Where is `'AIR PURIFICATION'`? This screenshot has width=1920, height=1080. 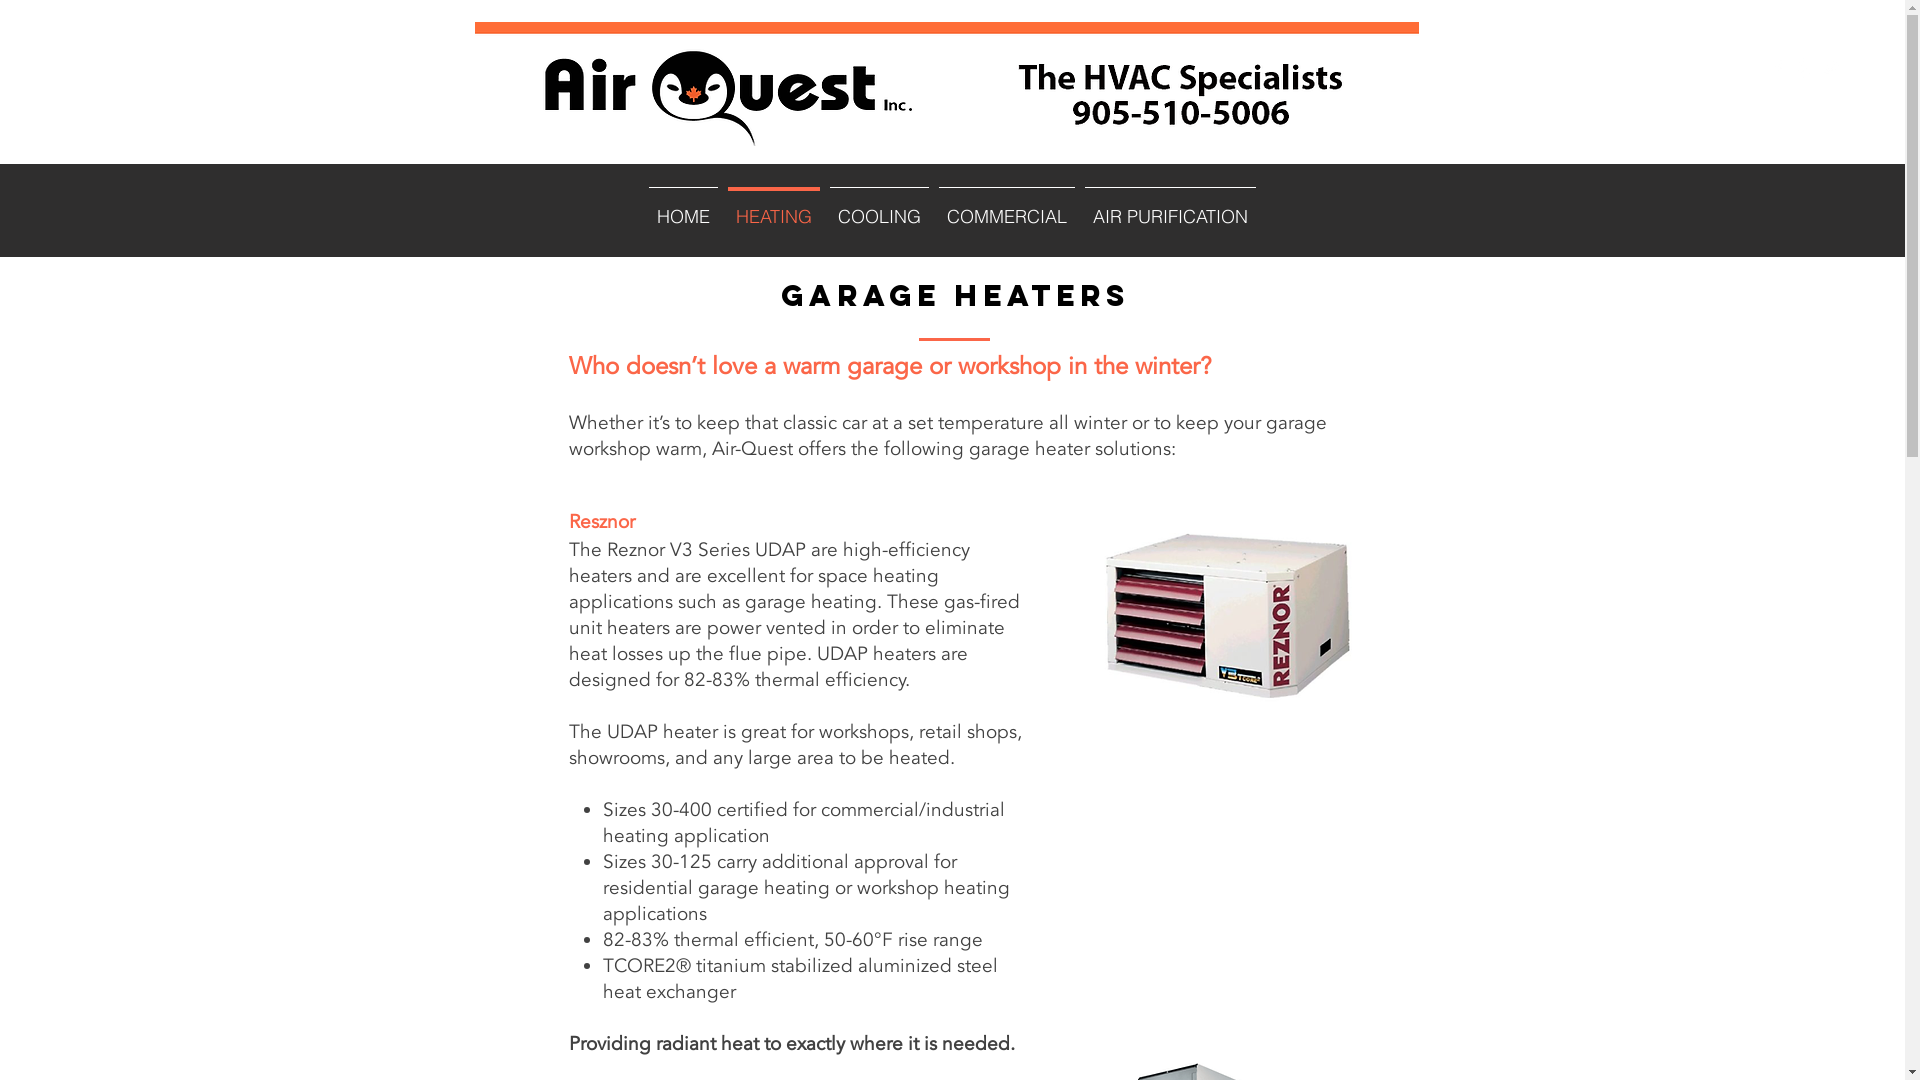
'AIR PURIFICATION' is located at coordinates (1170, 207).